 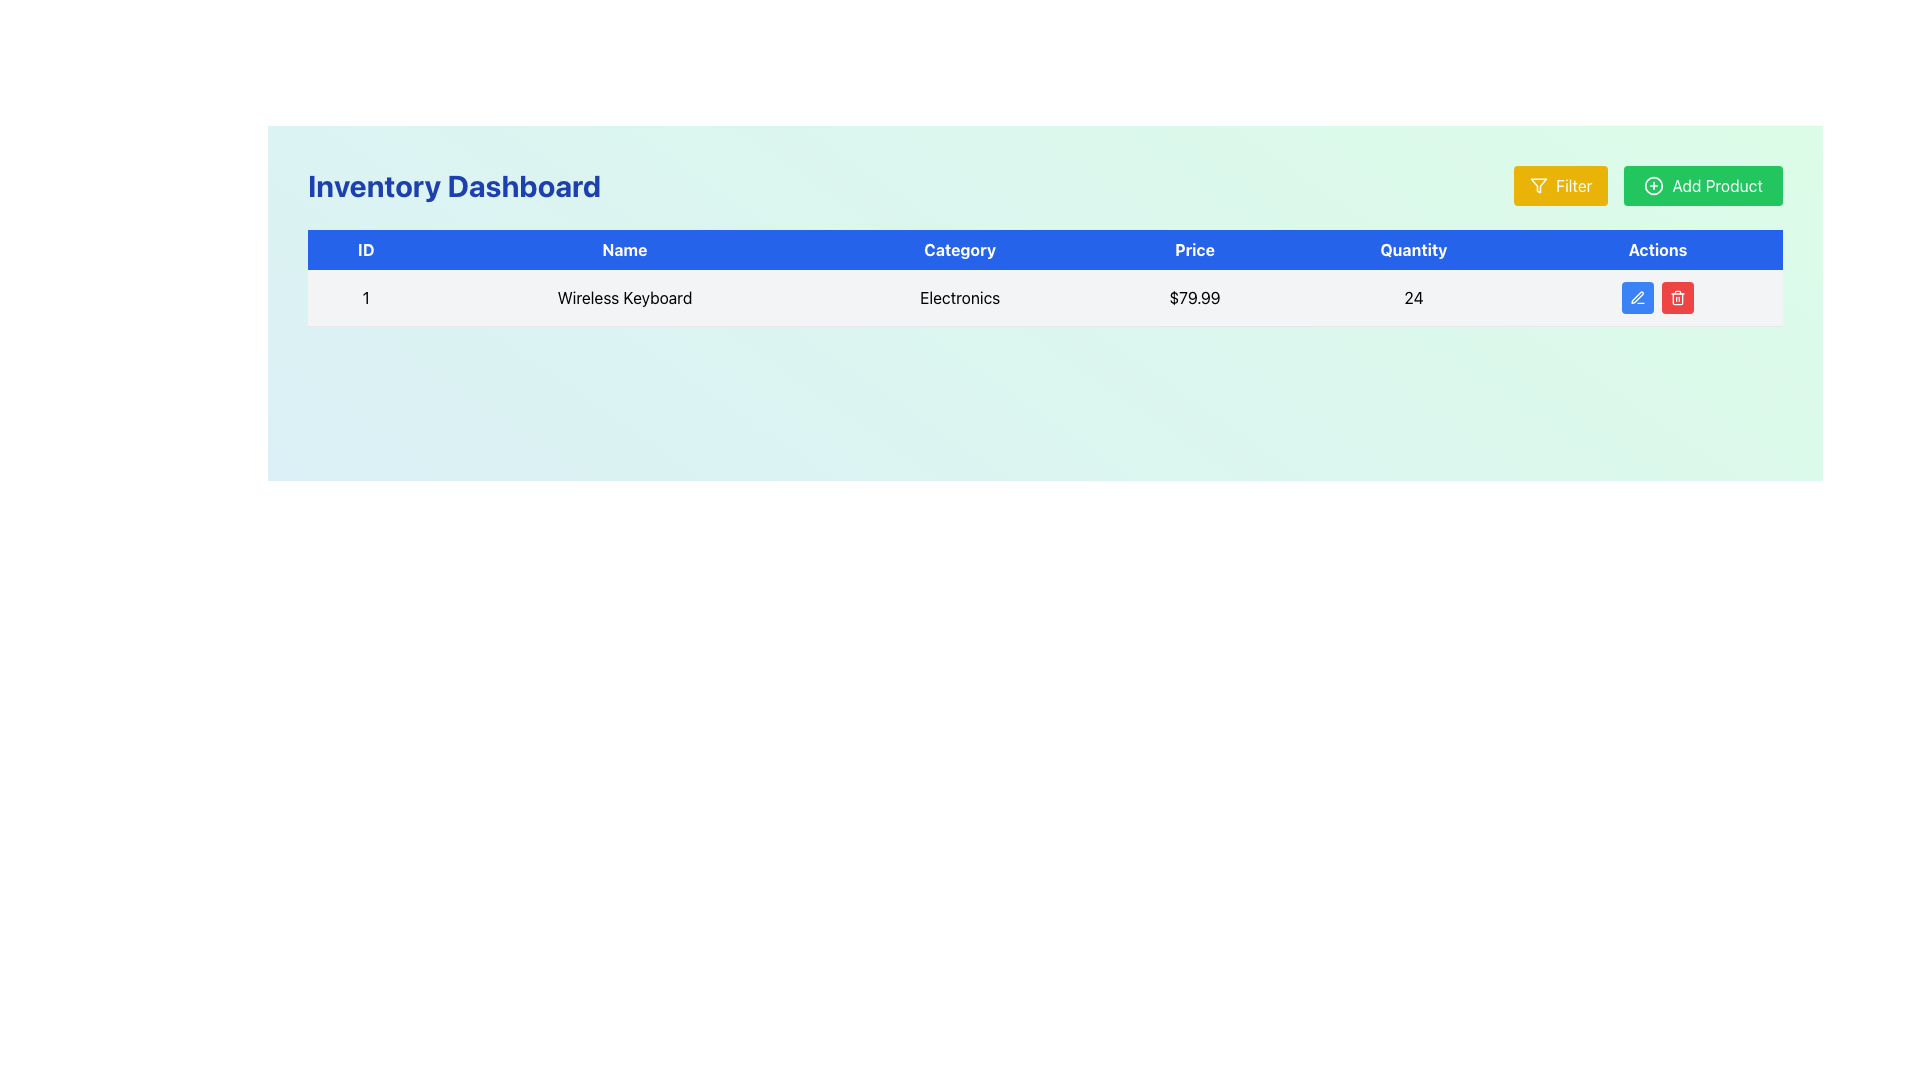 I want to click on the edit icon located in the 'Actions' column of the first row in the main data table, so click(x=1637, y=297).